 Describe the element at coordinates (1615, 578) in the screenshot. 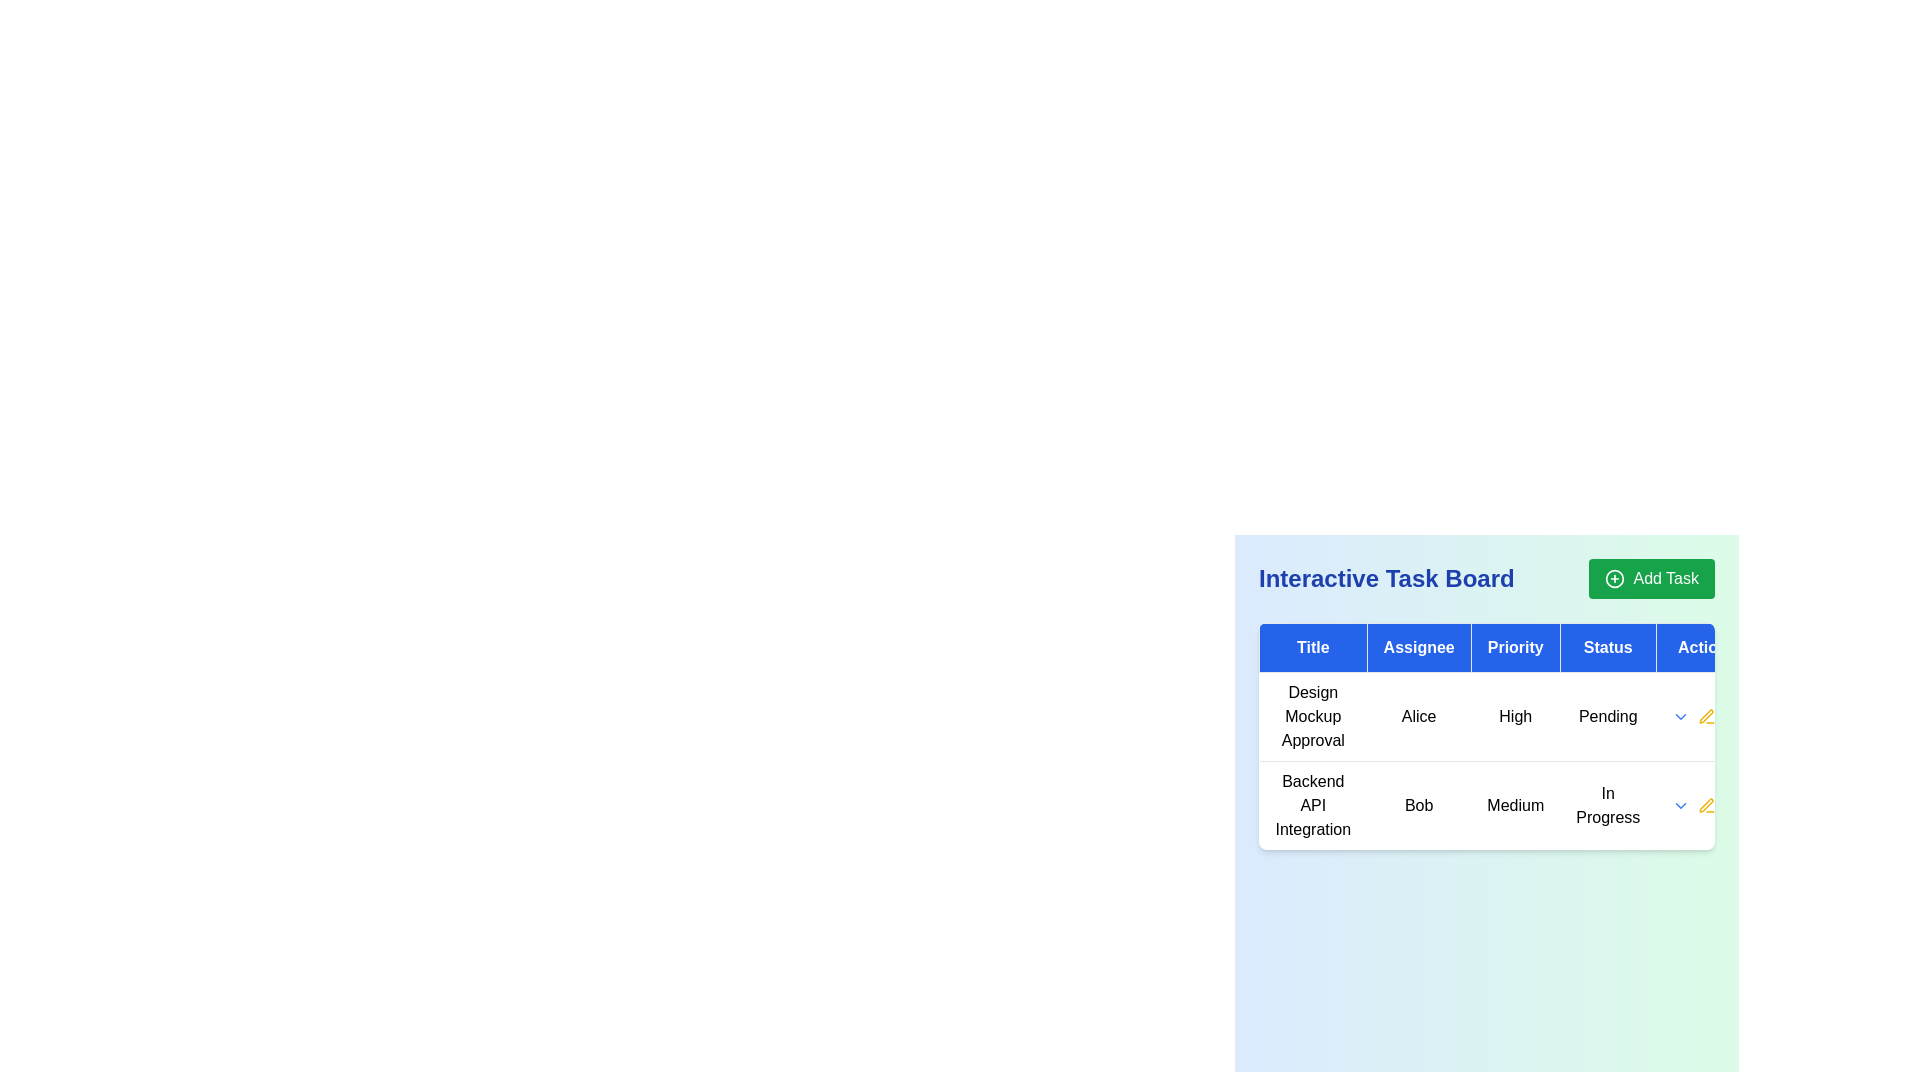

I see `the circular green icon with a white plus sign, located in the top-right corner of the task board interface, adjacent to the 'Add Task' text` at that location.